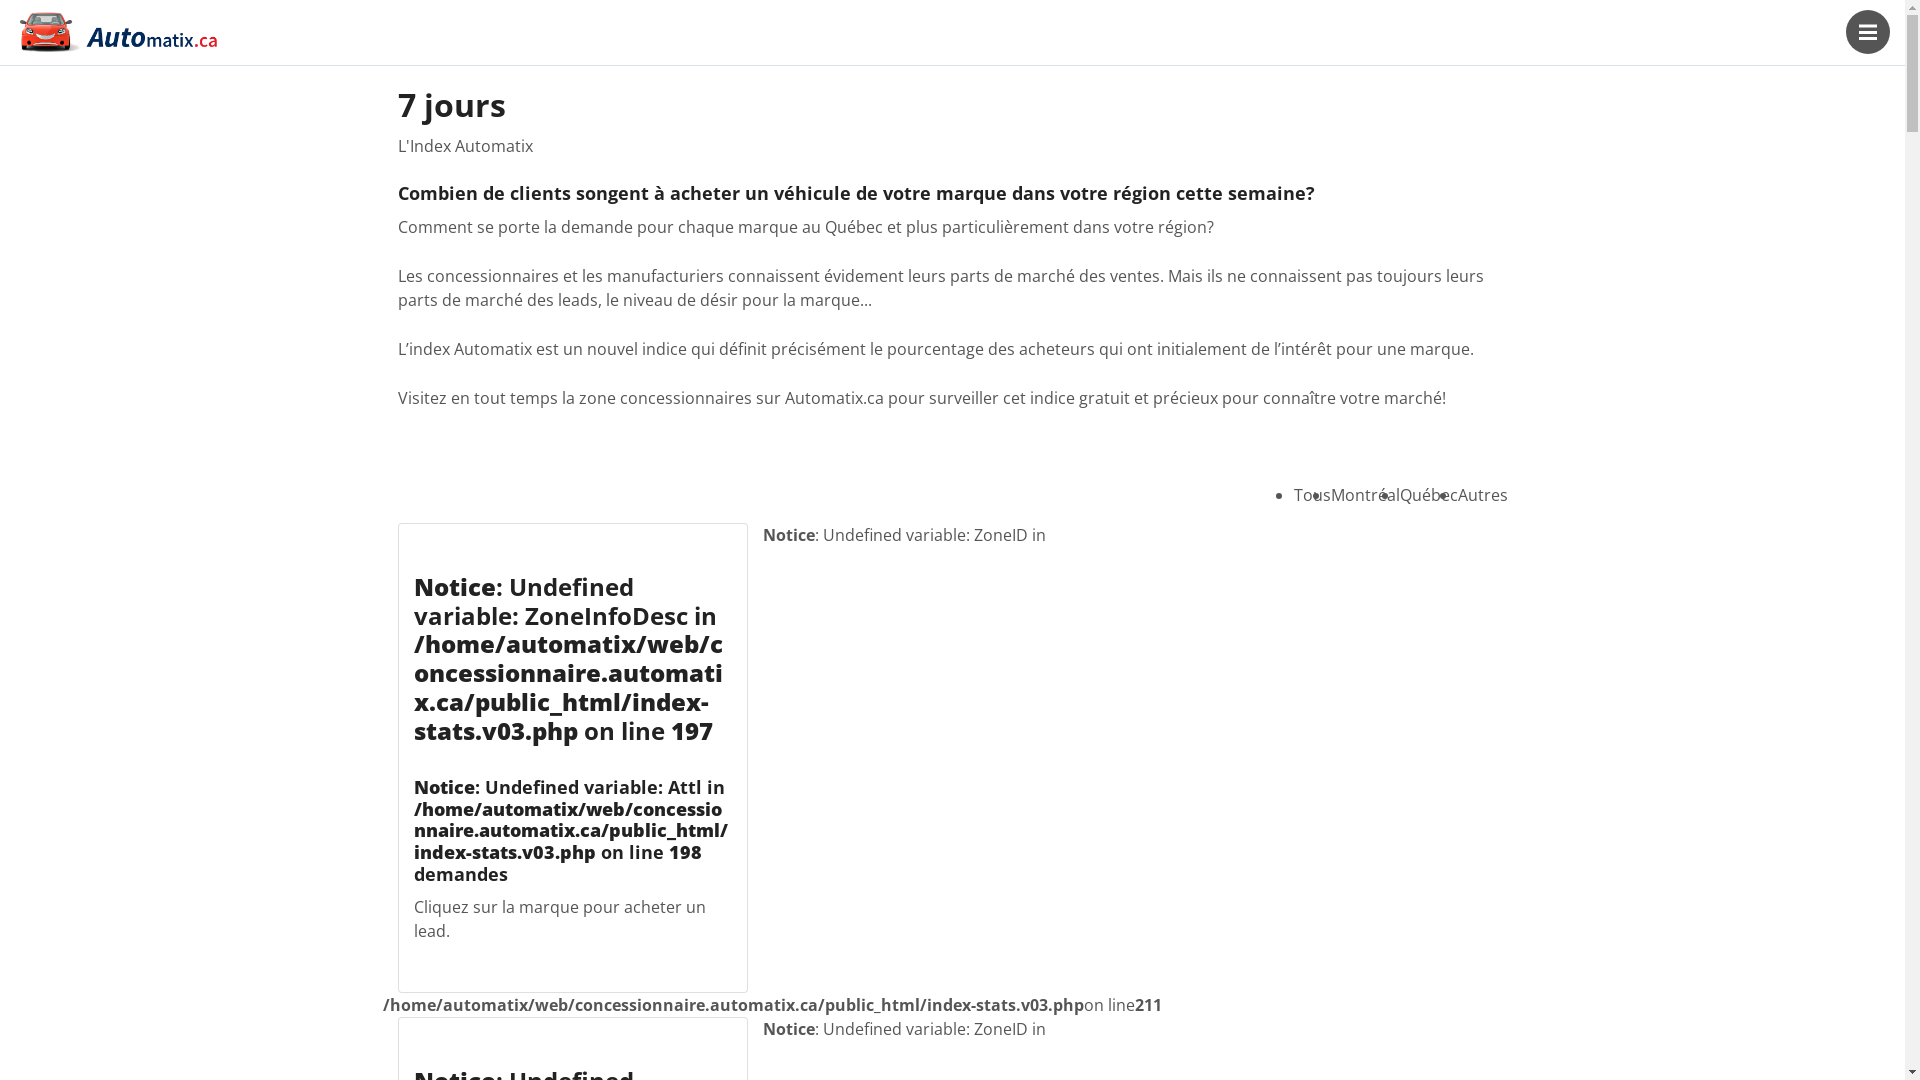  What do you see at coordinates (1845, 31) in the screenshot?
I see `'Menu'` at bounding box center [1845, 31].